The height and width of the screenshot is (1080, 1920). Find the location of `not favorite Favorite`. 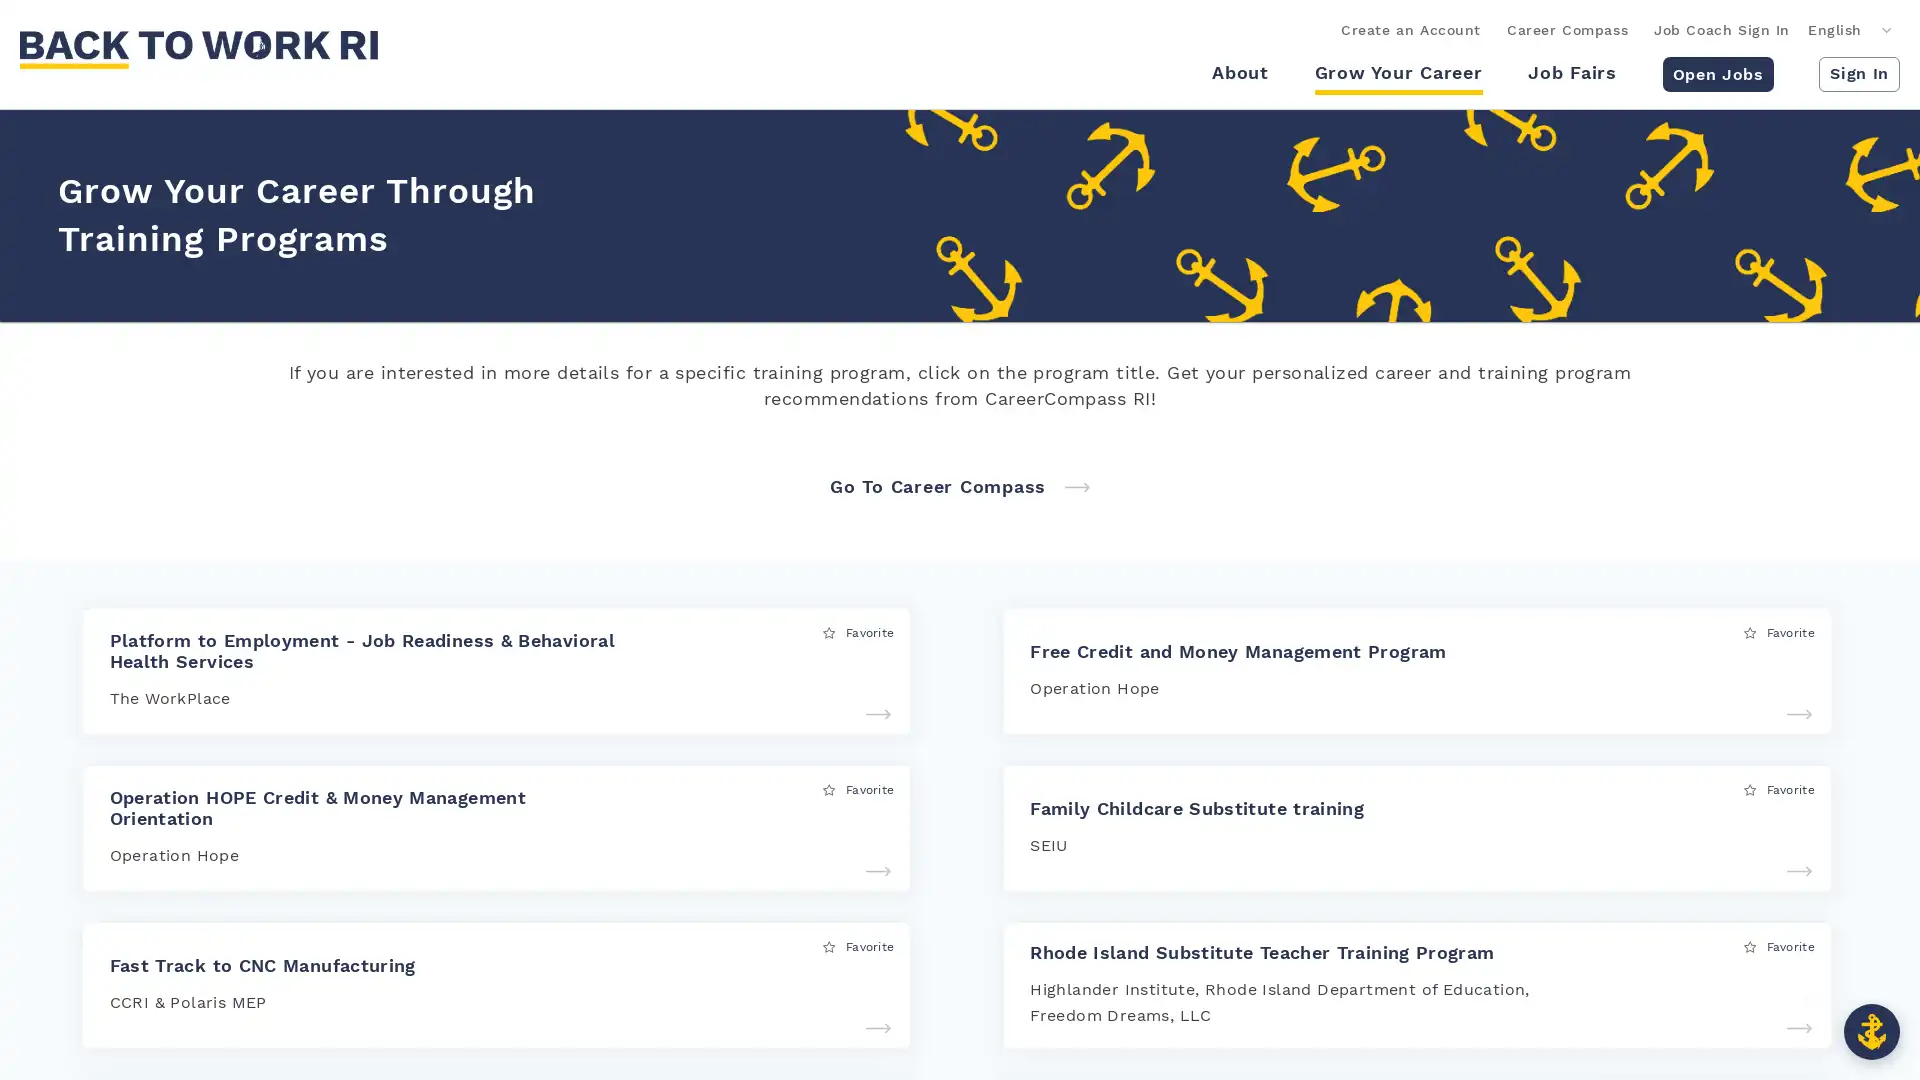

not favorite Favorite is located at coordinates (858, 945).